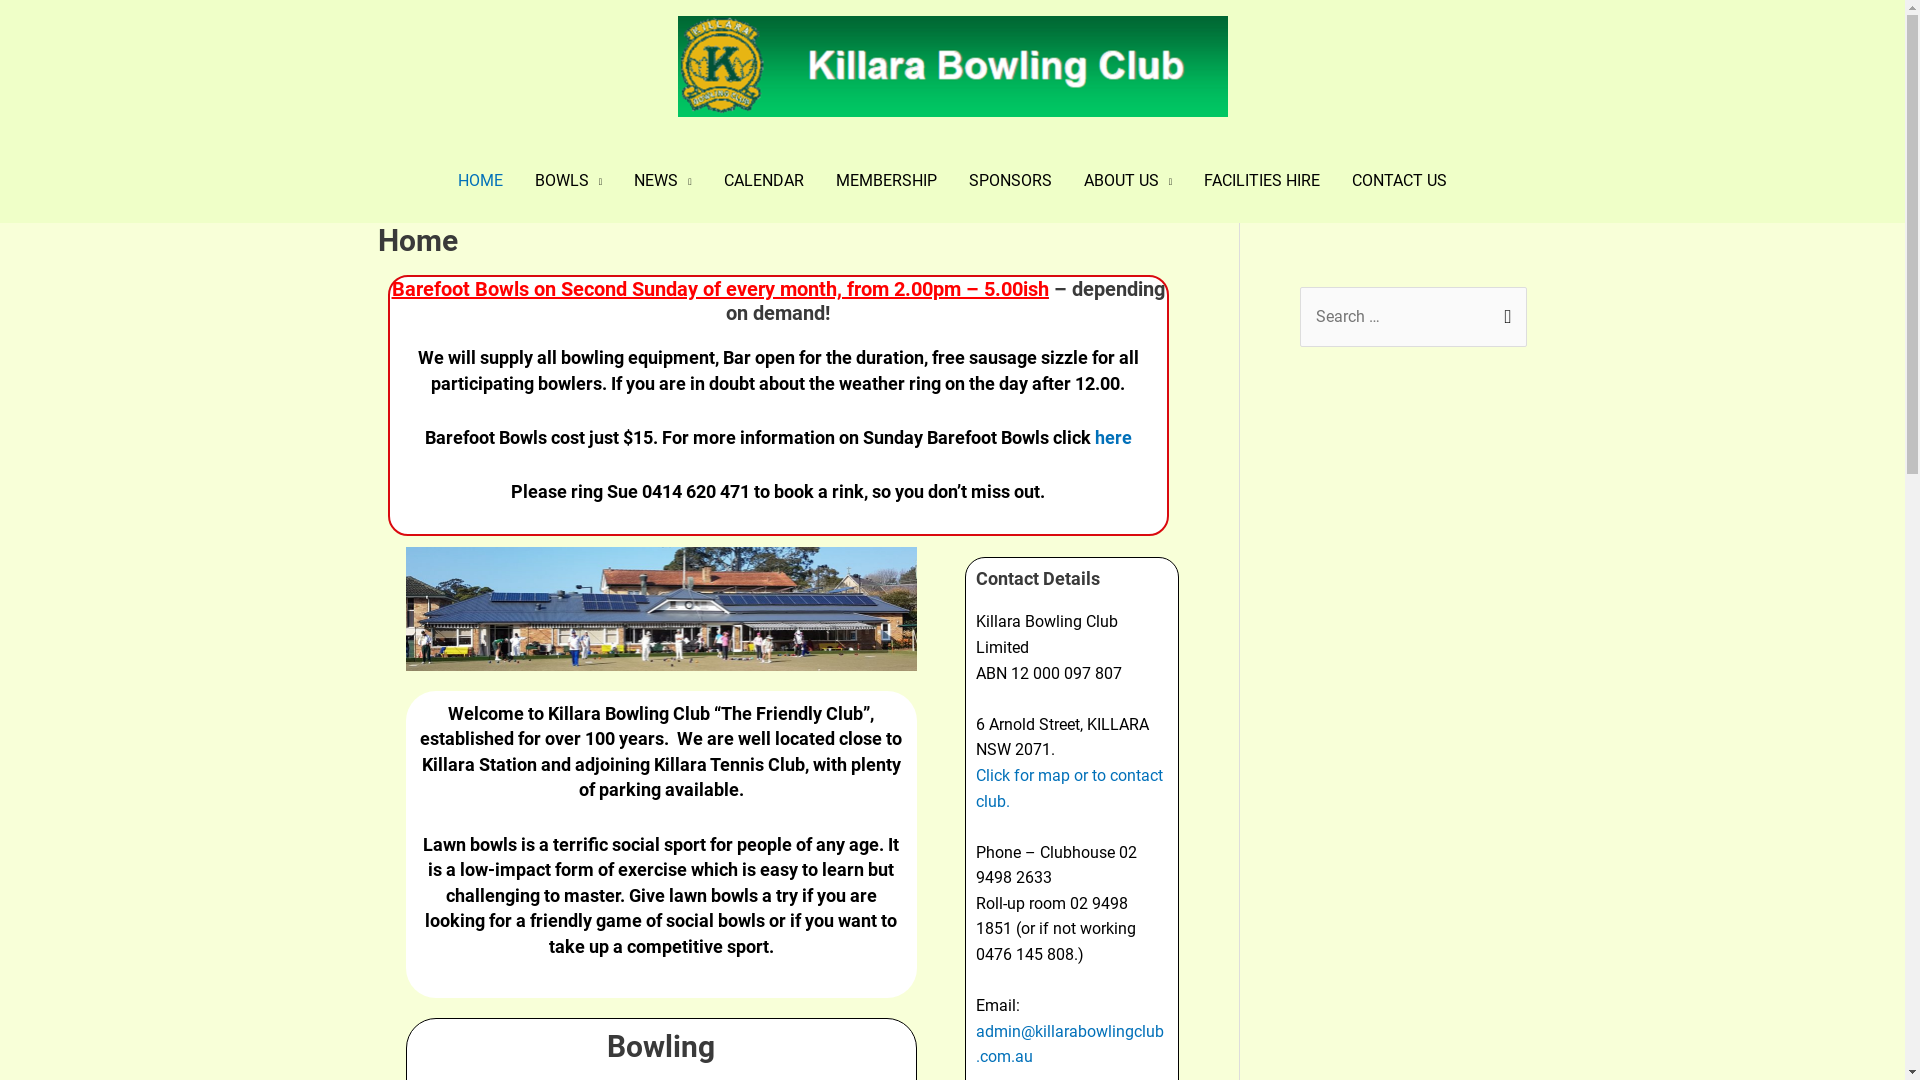 This screenshot has width=1920, height=1080. What do you see at coordinates (820, 181) in the screenshot?
I see `'MEMBERSHIP'` at bounding box center [820, 181].